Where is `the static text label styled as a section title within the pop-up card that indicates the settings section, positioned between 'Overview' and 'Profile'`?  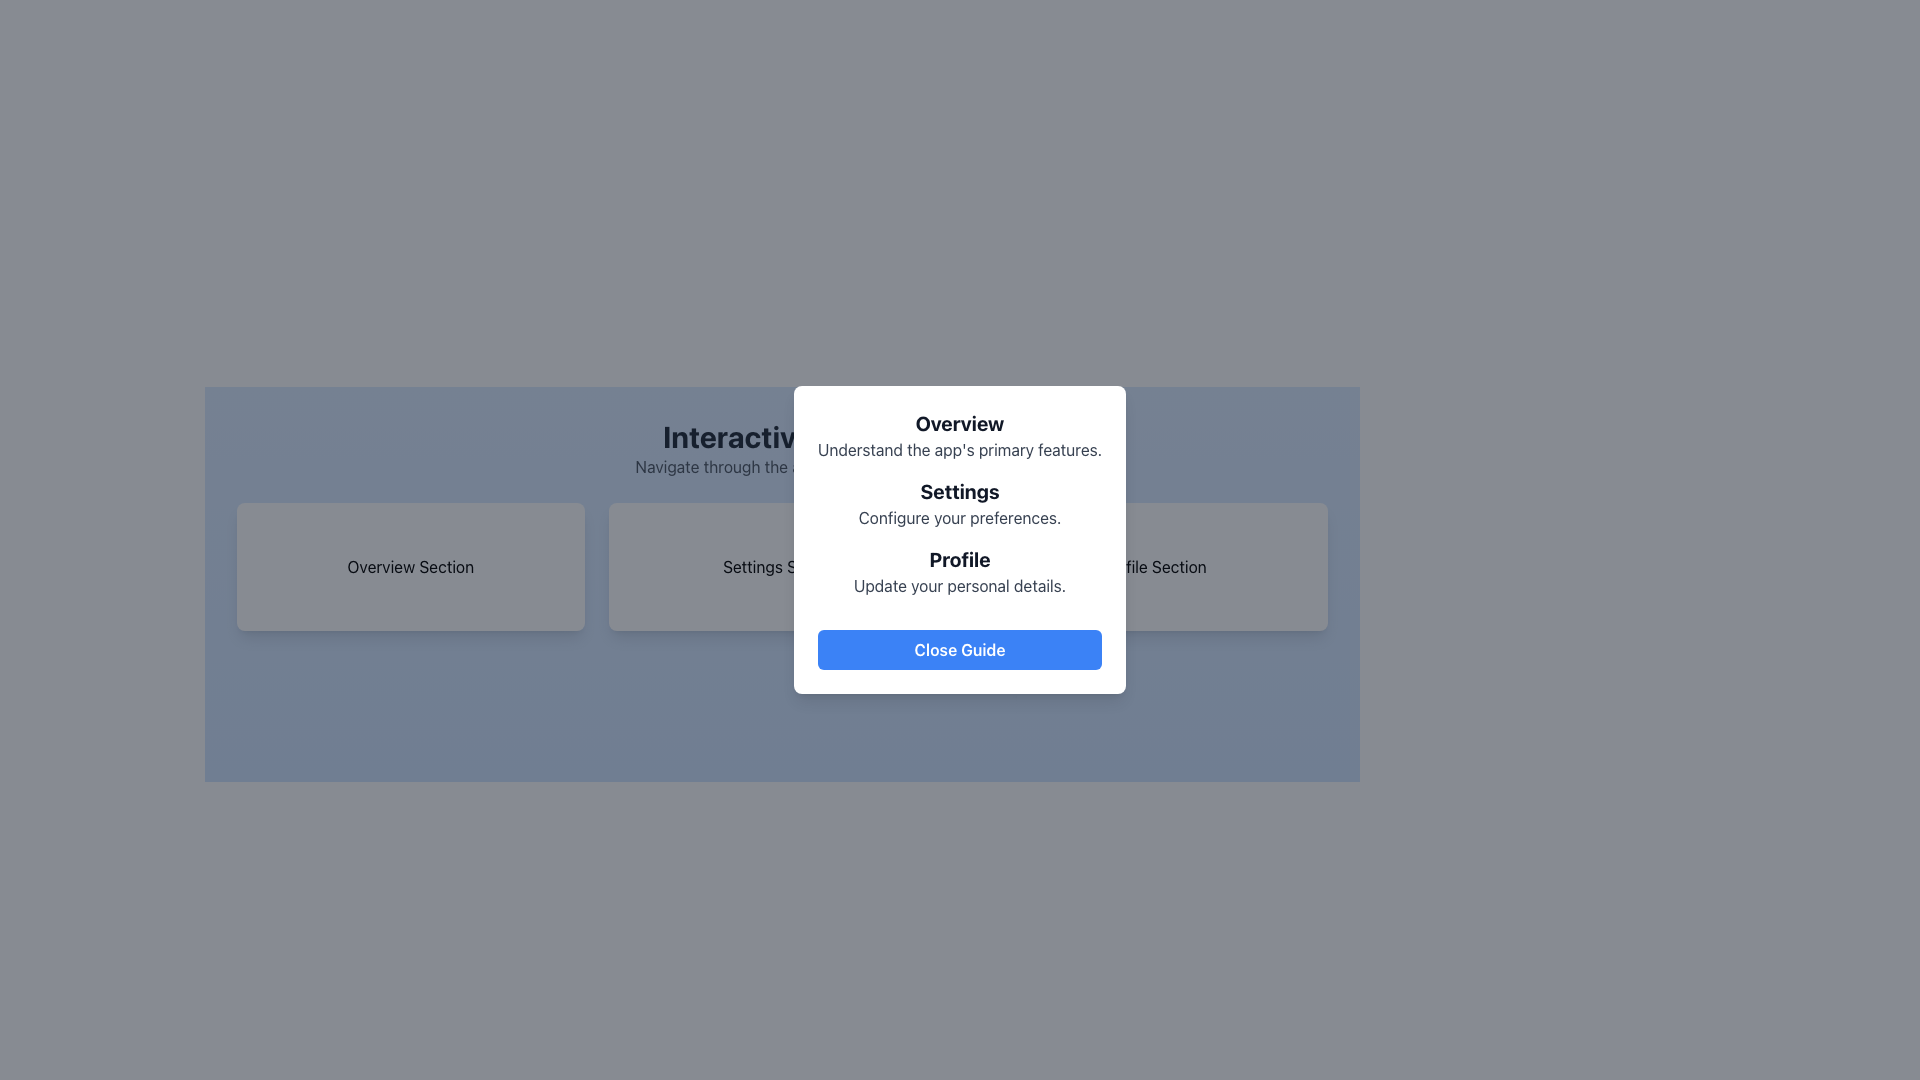
the static text label styled as a section title within the pop-up card that indicates the settings section, positioned between 'Overview' and 'Profile' is located at coordinates (960, 492).